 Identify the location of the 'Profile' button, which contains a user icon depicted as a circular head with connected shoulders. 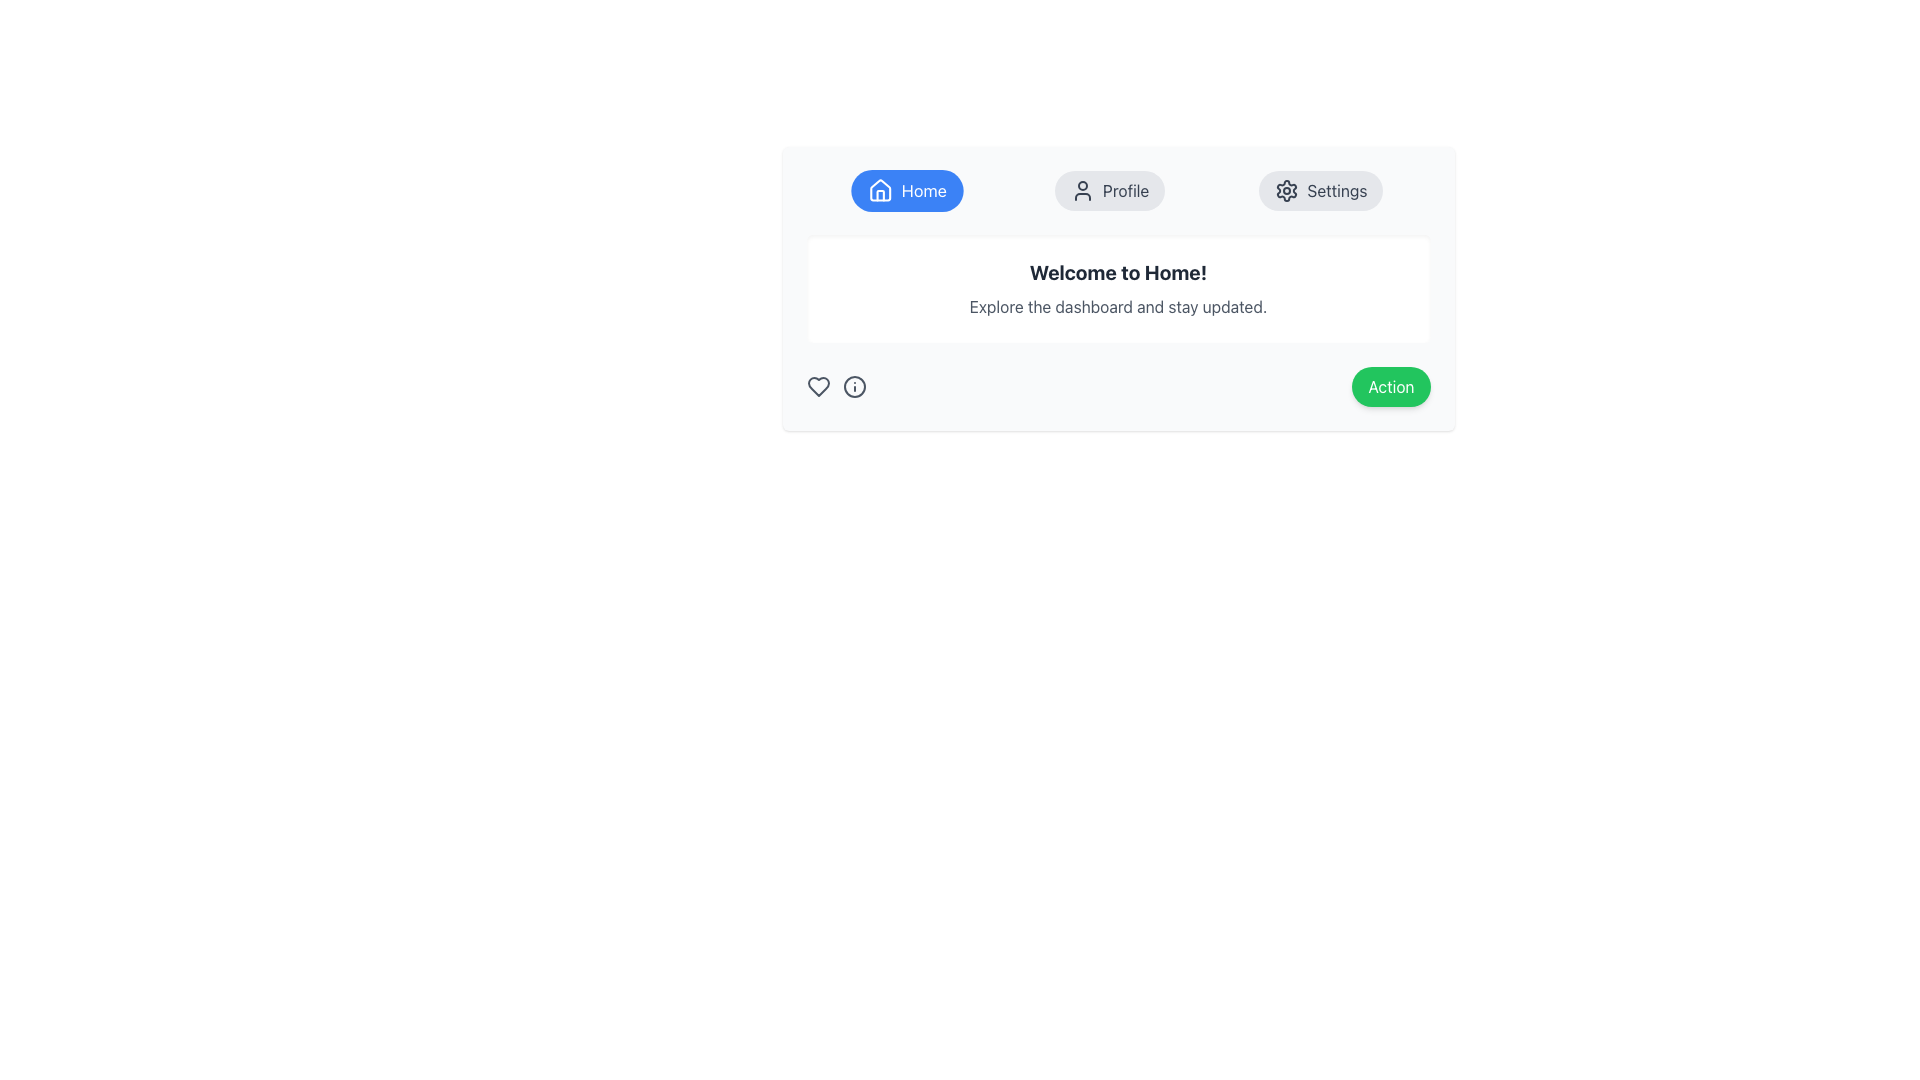
(1082, 191).